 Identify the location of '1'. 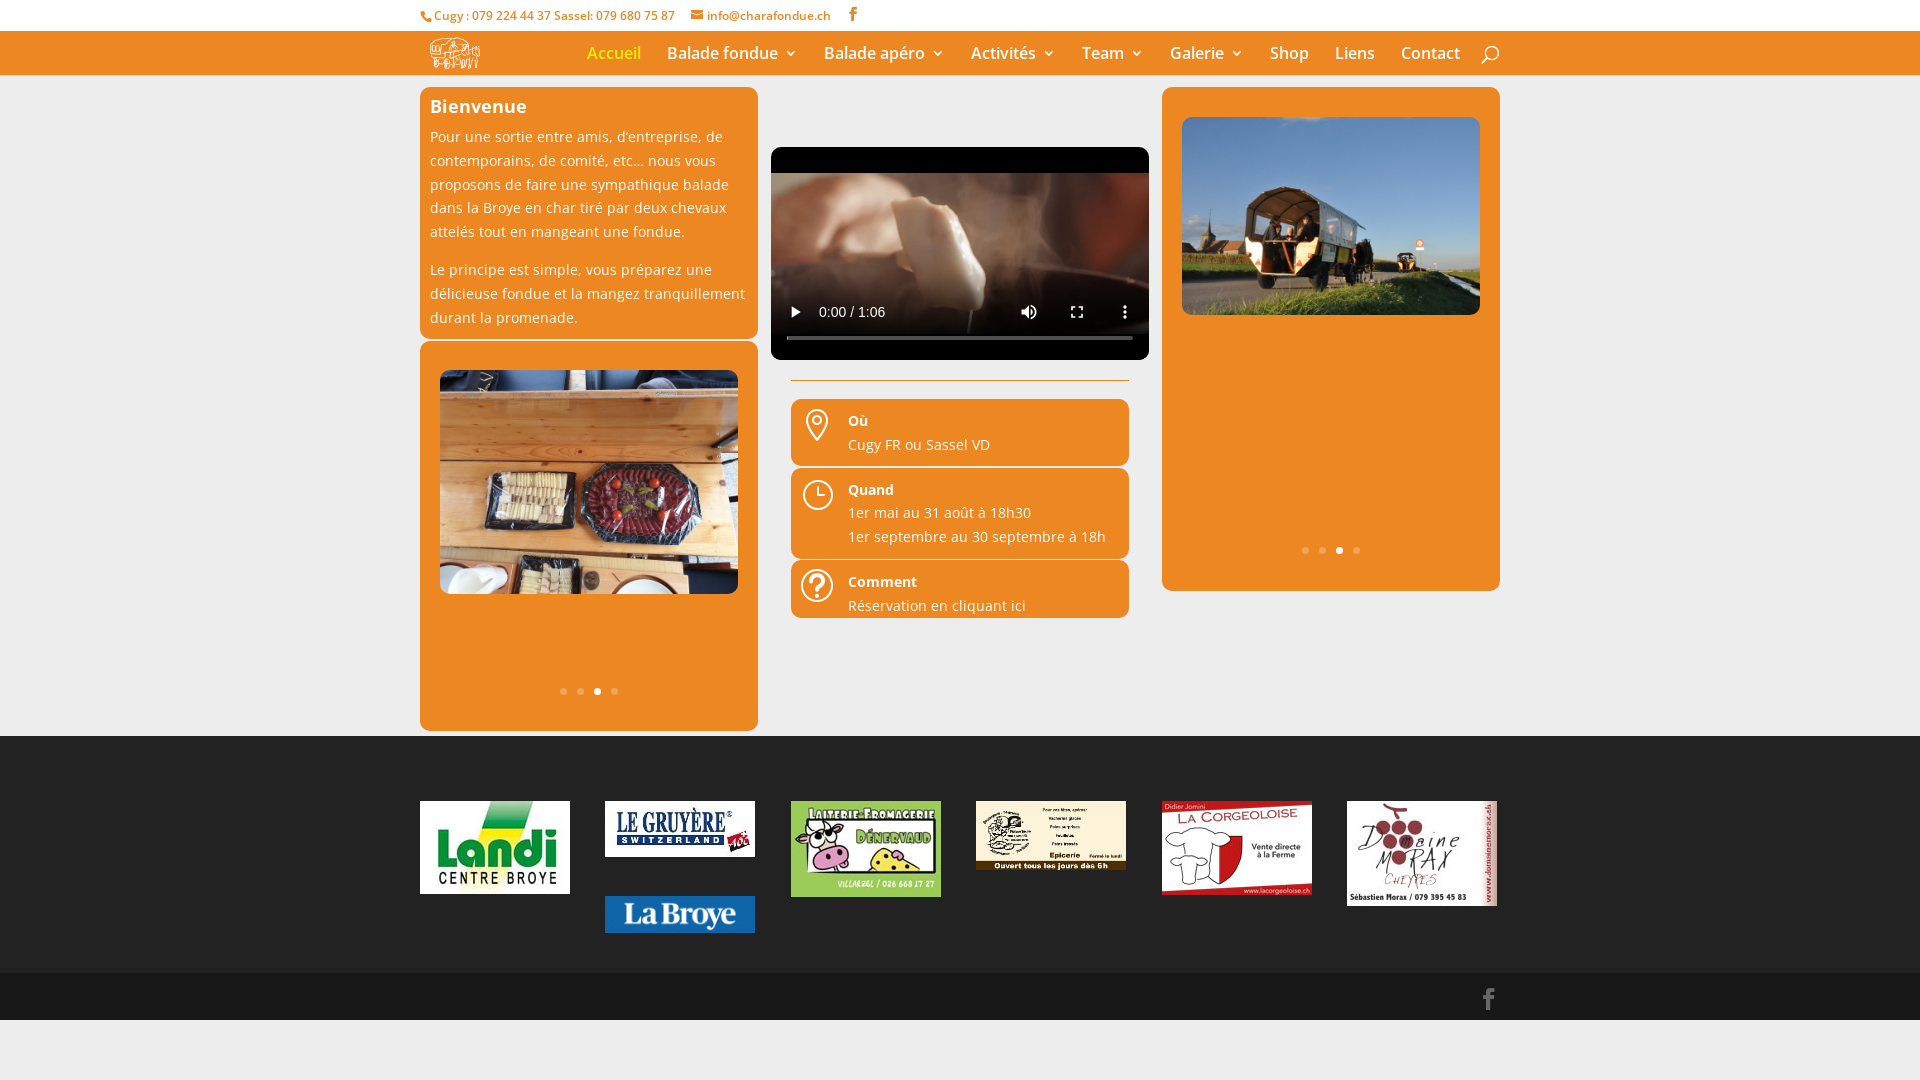
(1305, 550).